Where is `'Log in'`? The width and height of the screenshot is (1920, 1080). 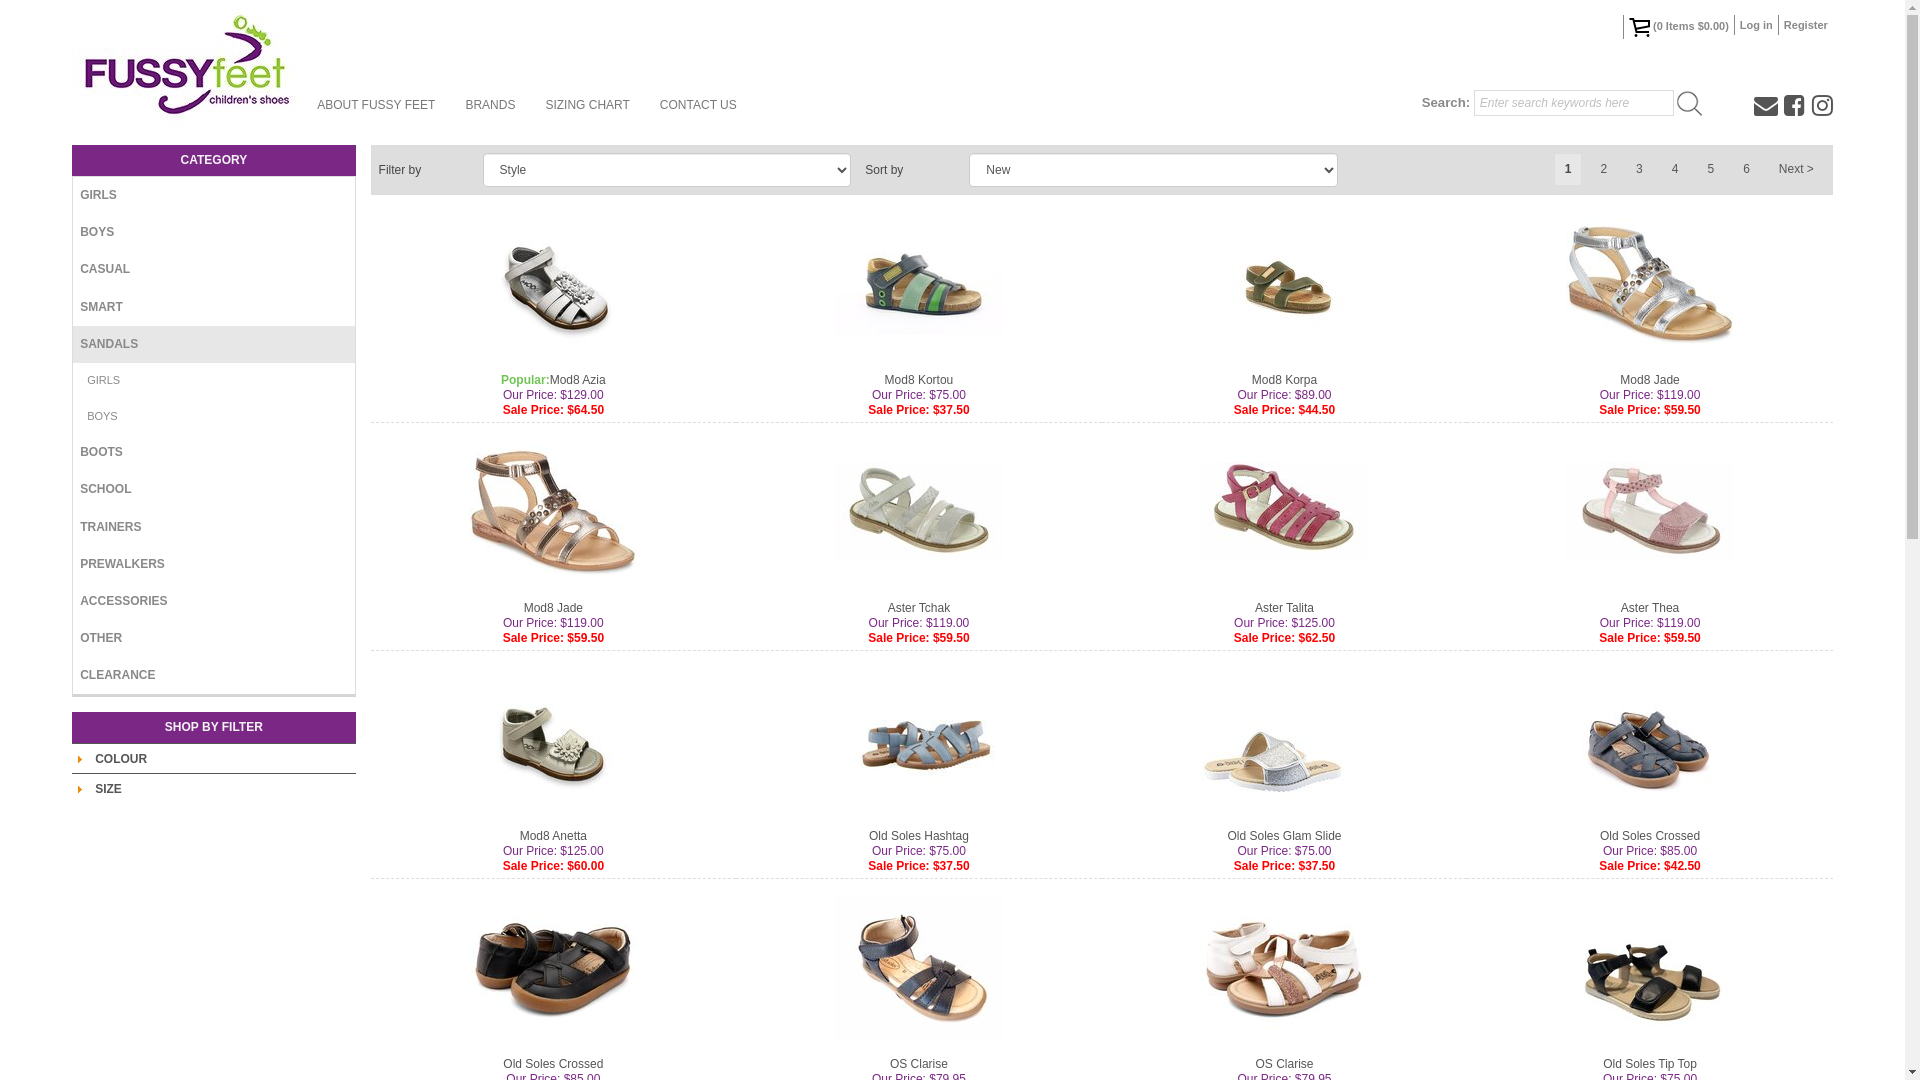 'Log in' is located at coordinates (1755, 24).